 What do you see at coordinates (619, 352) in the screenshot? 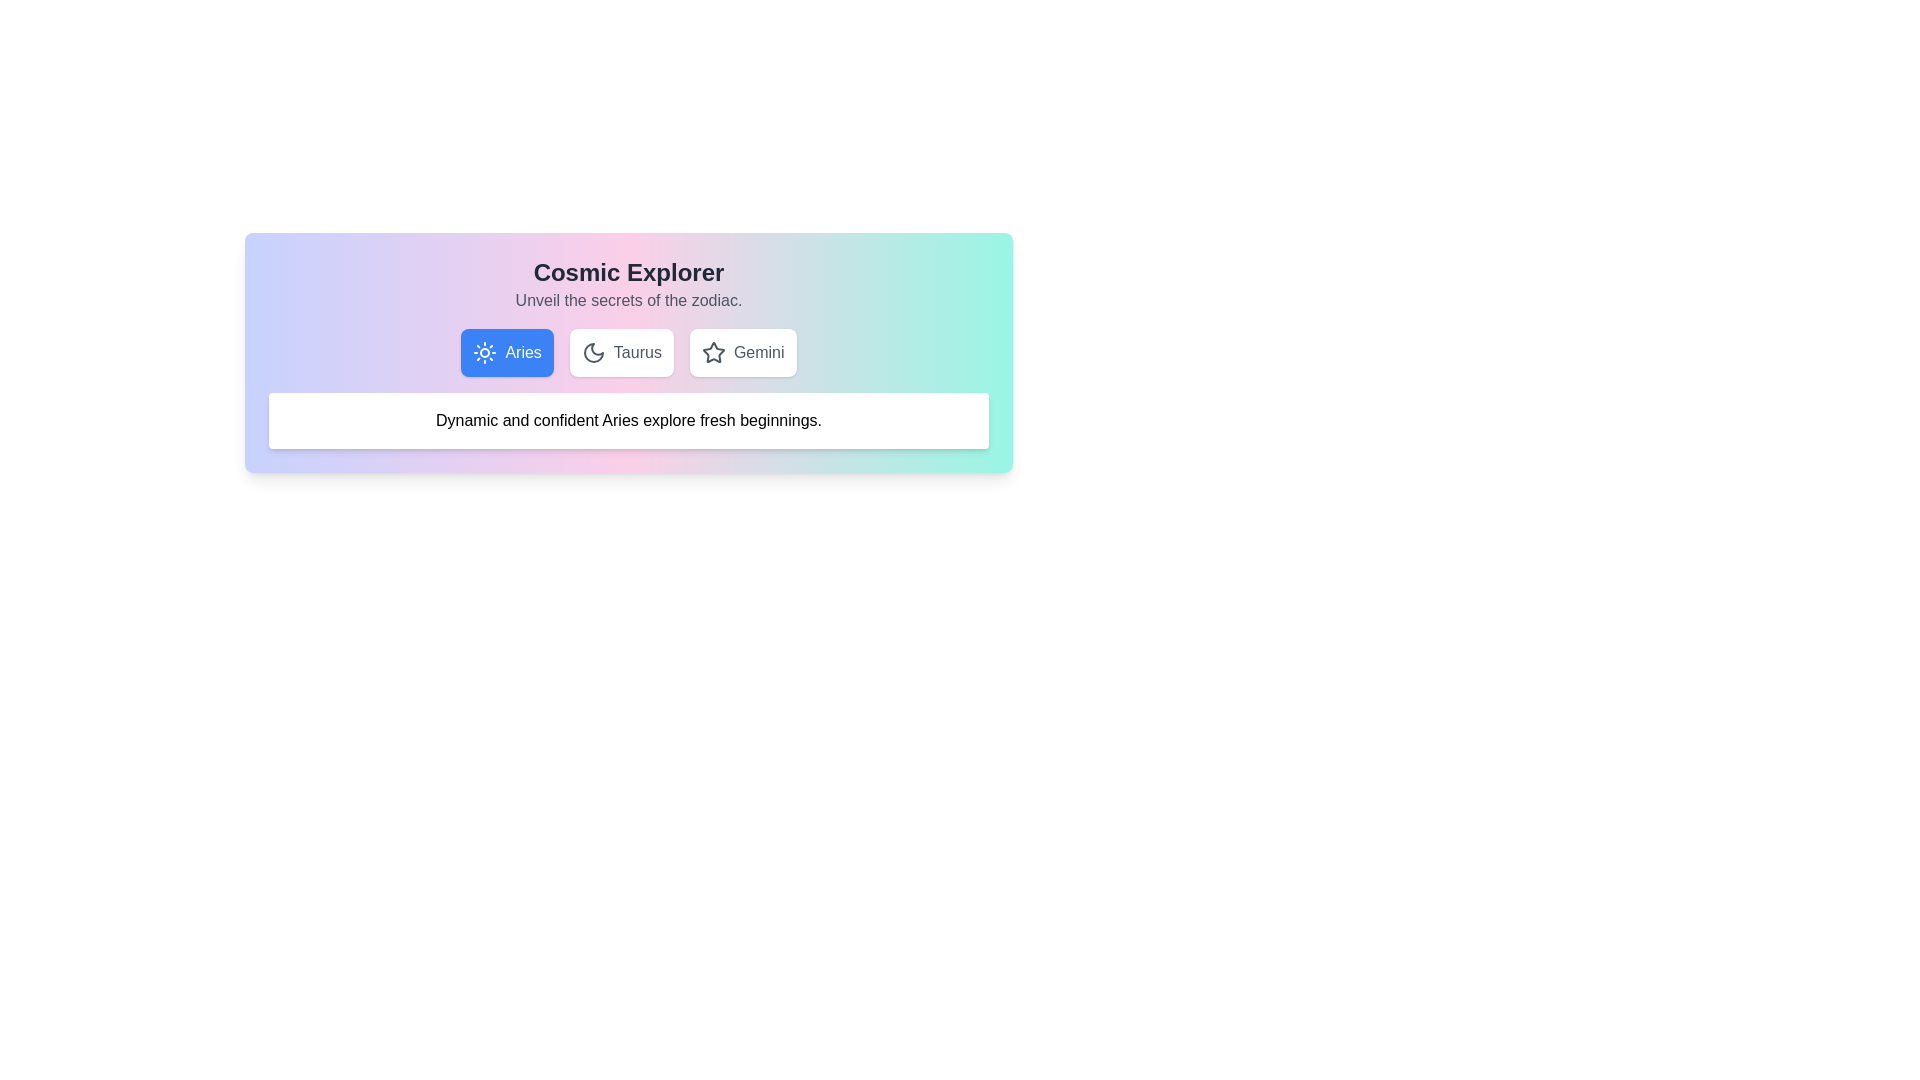
I see `the tab button labeled Taurus to observe hover effects` at bounding box center [619, 352].